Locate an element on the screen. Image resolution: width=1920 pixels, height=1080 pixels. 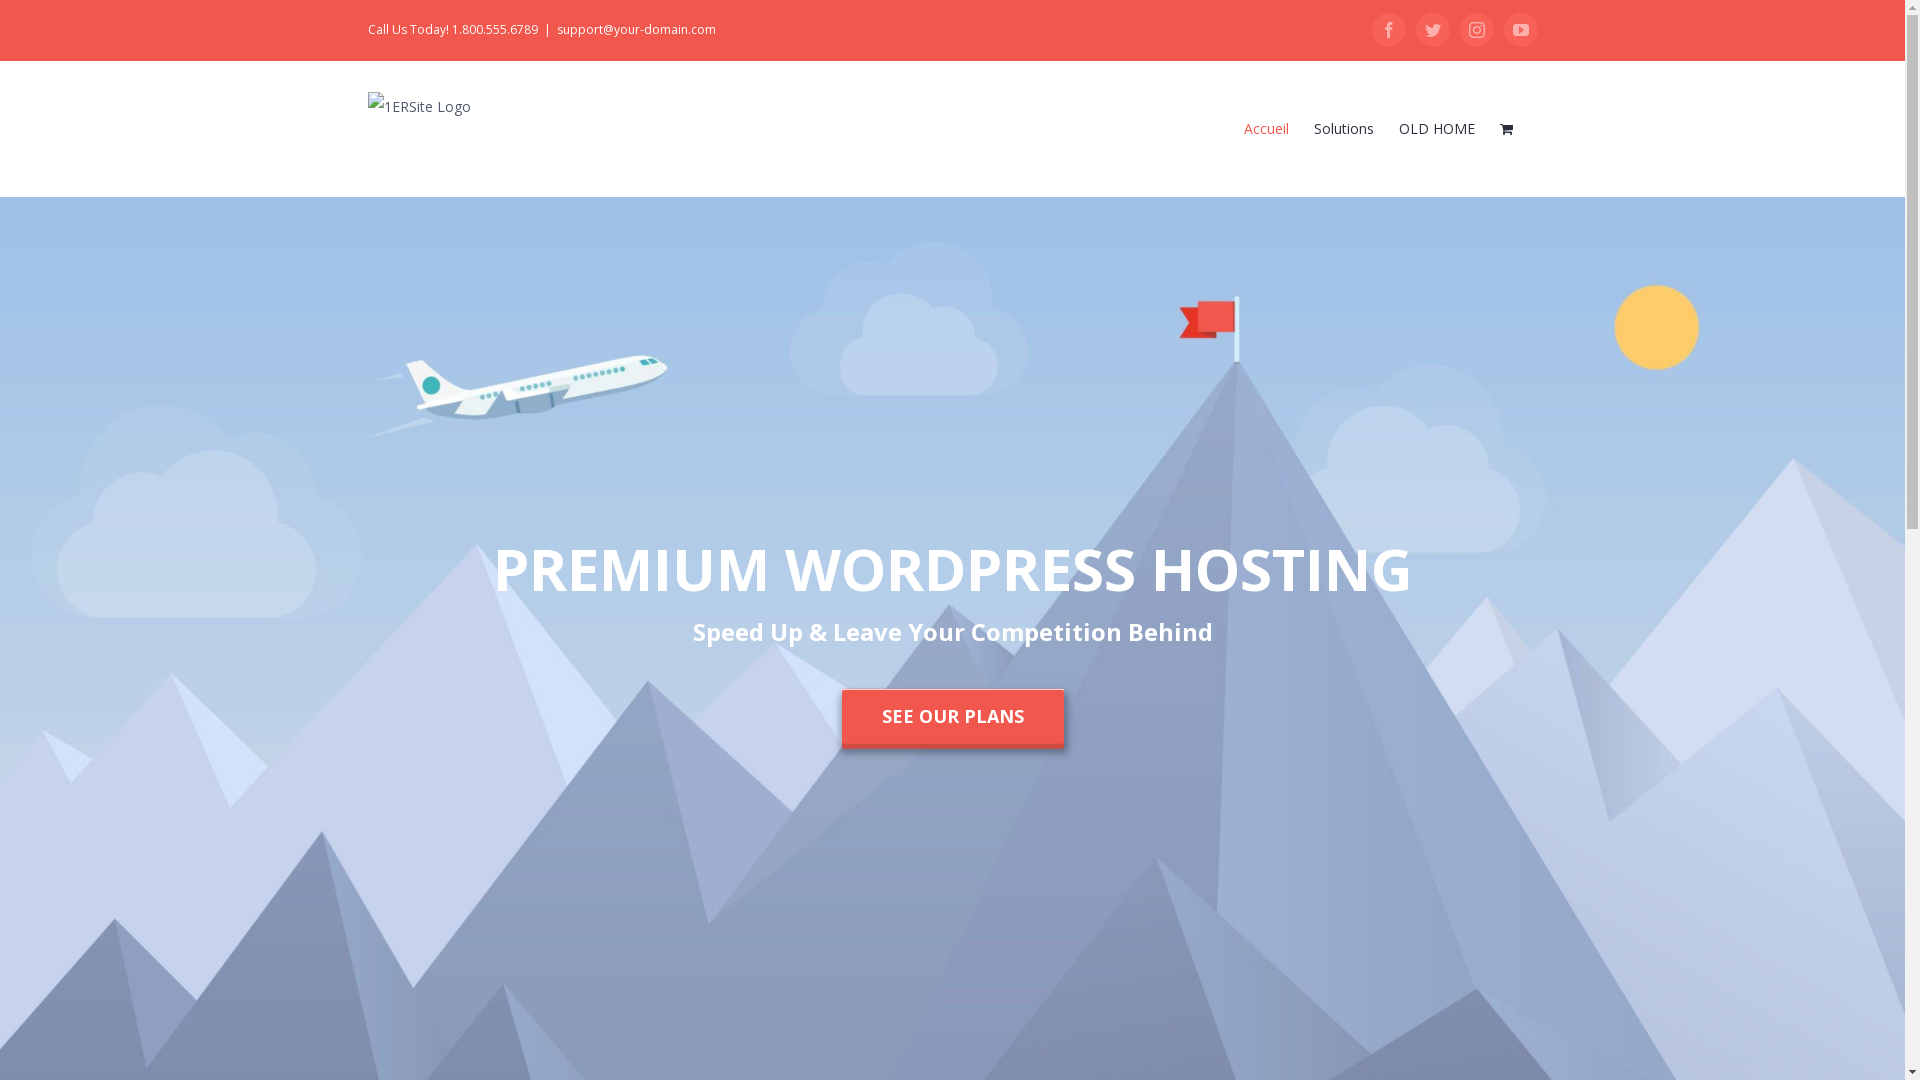
'YouTube' is located at coordinates (1520, 30).